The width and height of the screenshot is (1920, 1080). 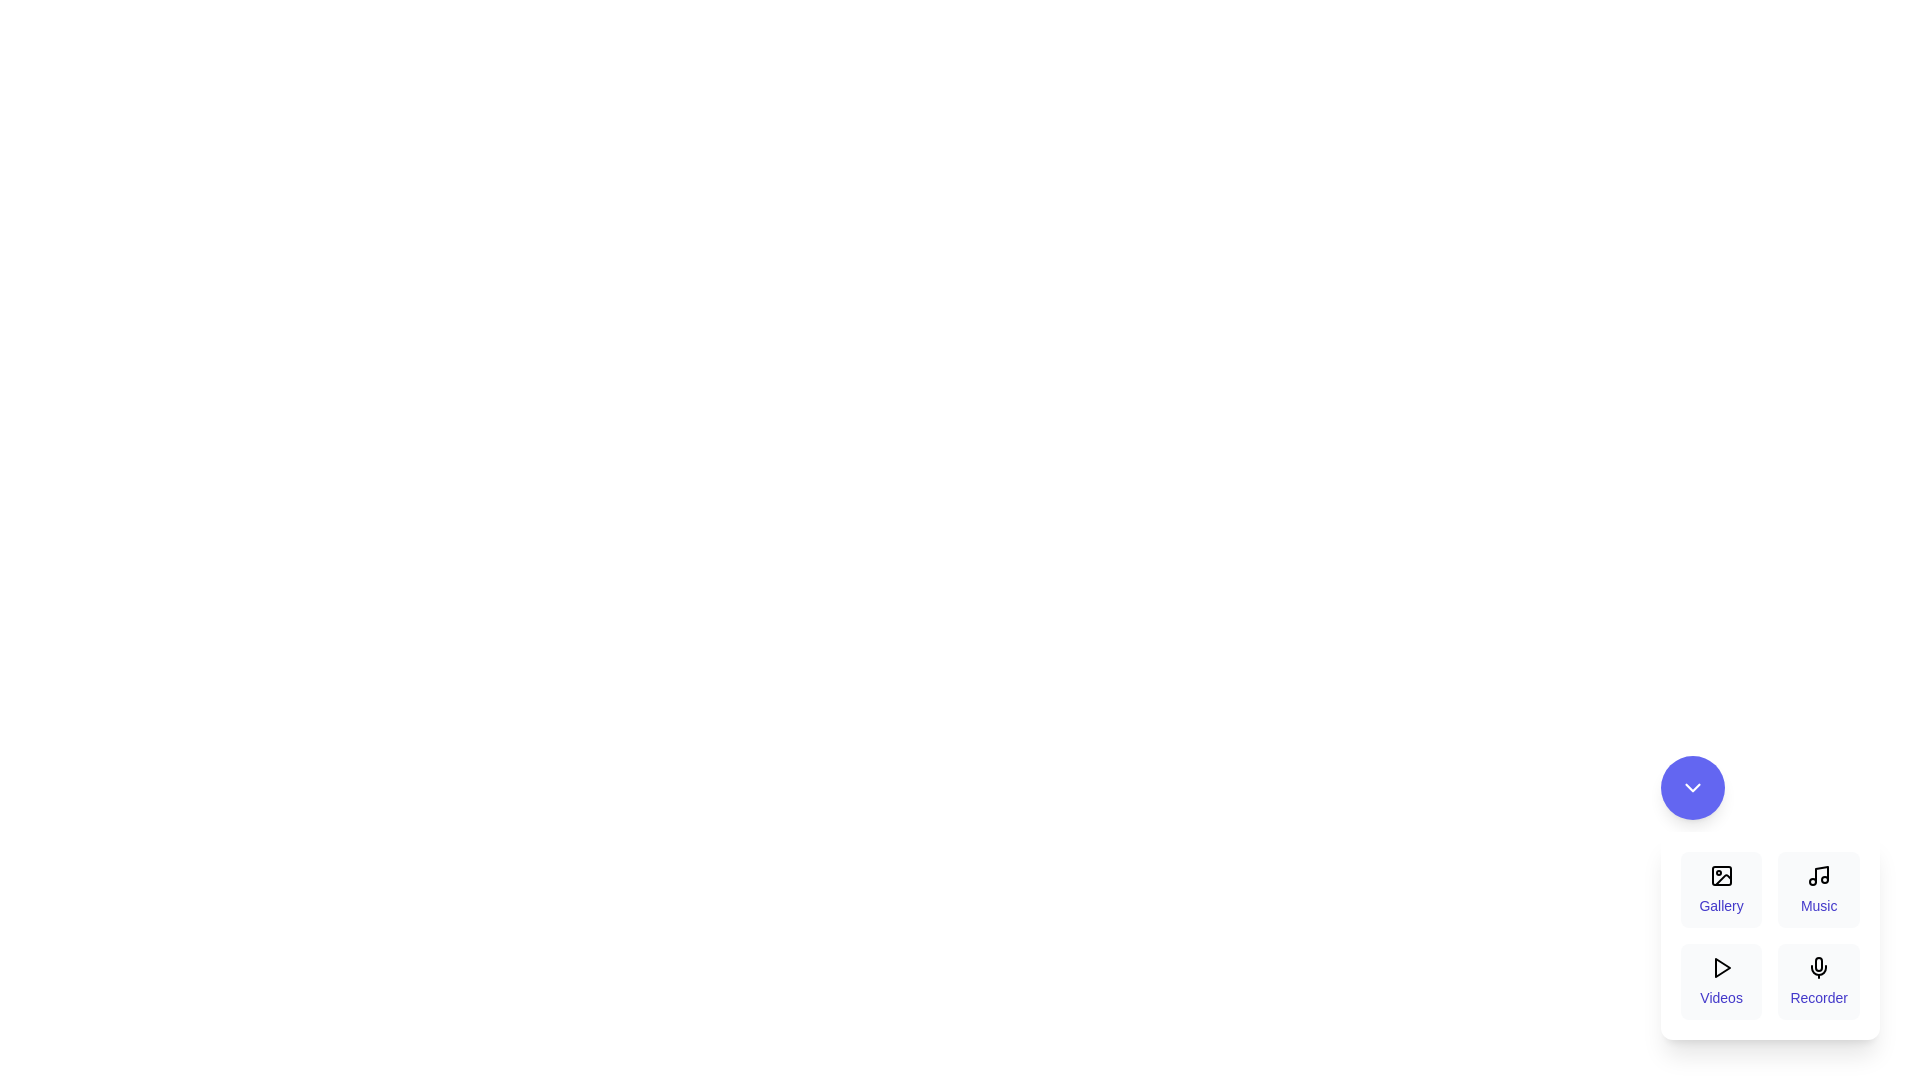 What do you see at coordinates (1691, 786) in the screenshot?
I see `the arrow button to toggle the menu visibility` at bounding box center [1691, 786].